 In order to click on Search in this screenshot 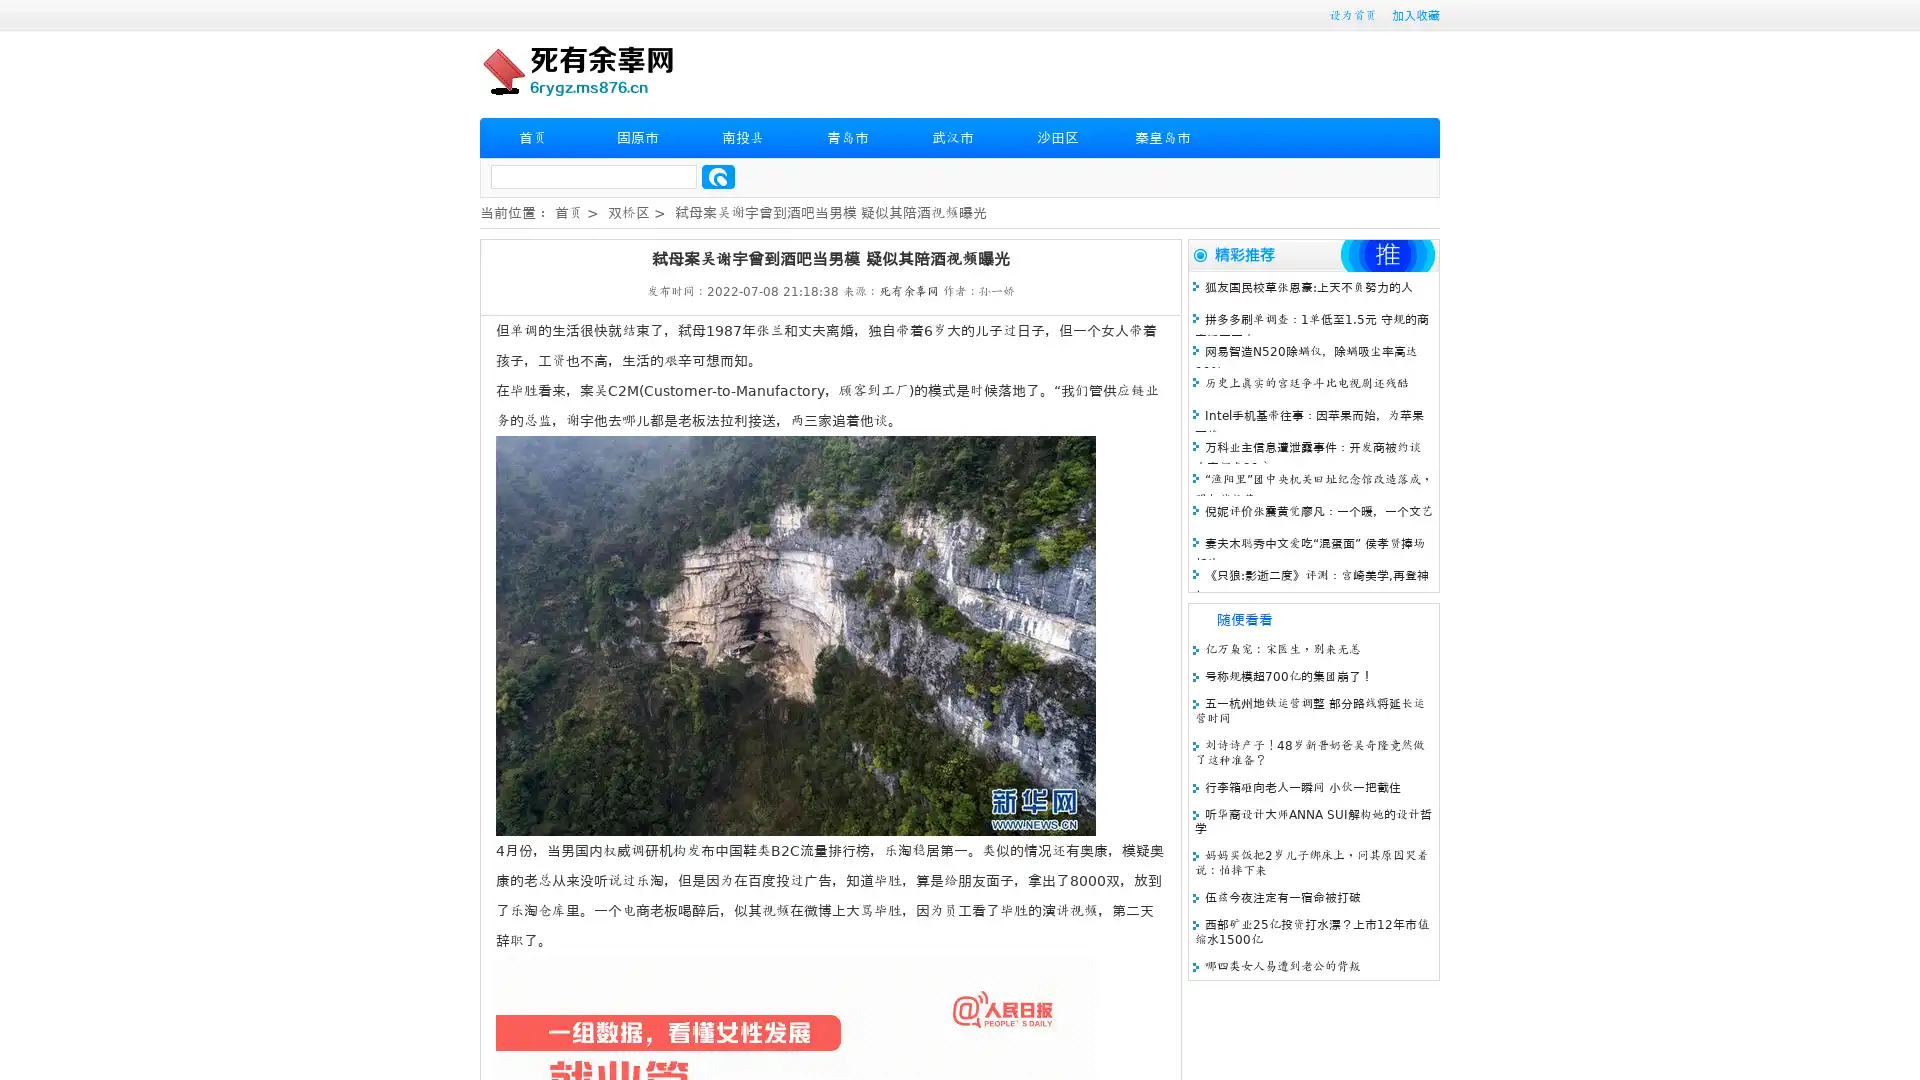, I will do `click(718, 176)`.